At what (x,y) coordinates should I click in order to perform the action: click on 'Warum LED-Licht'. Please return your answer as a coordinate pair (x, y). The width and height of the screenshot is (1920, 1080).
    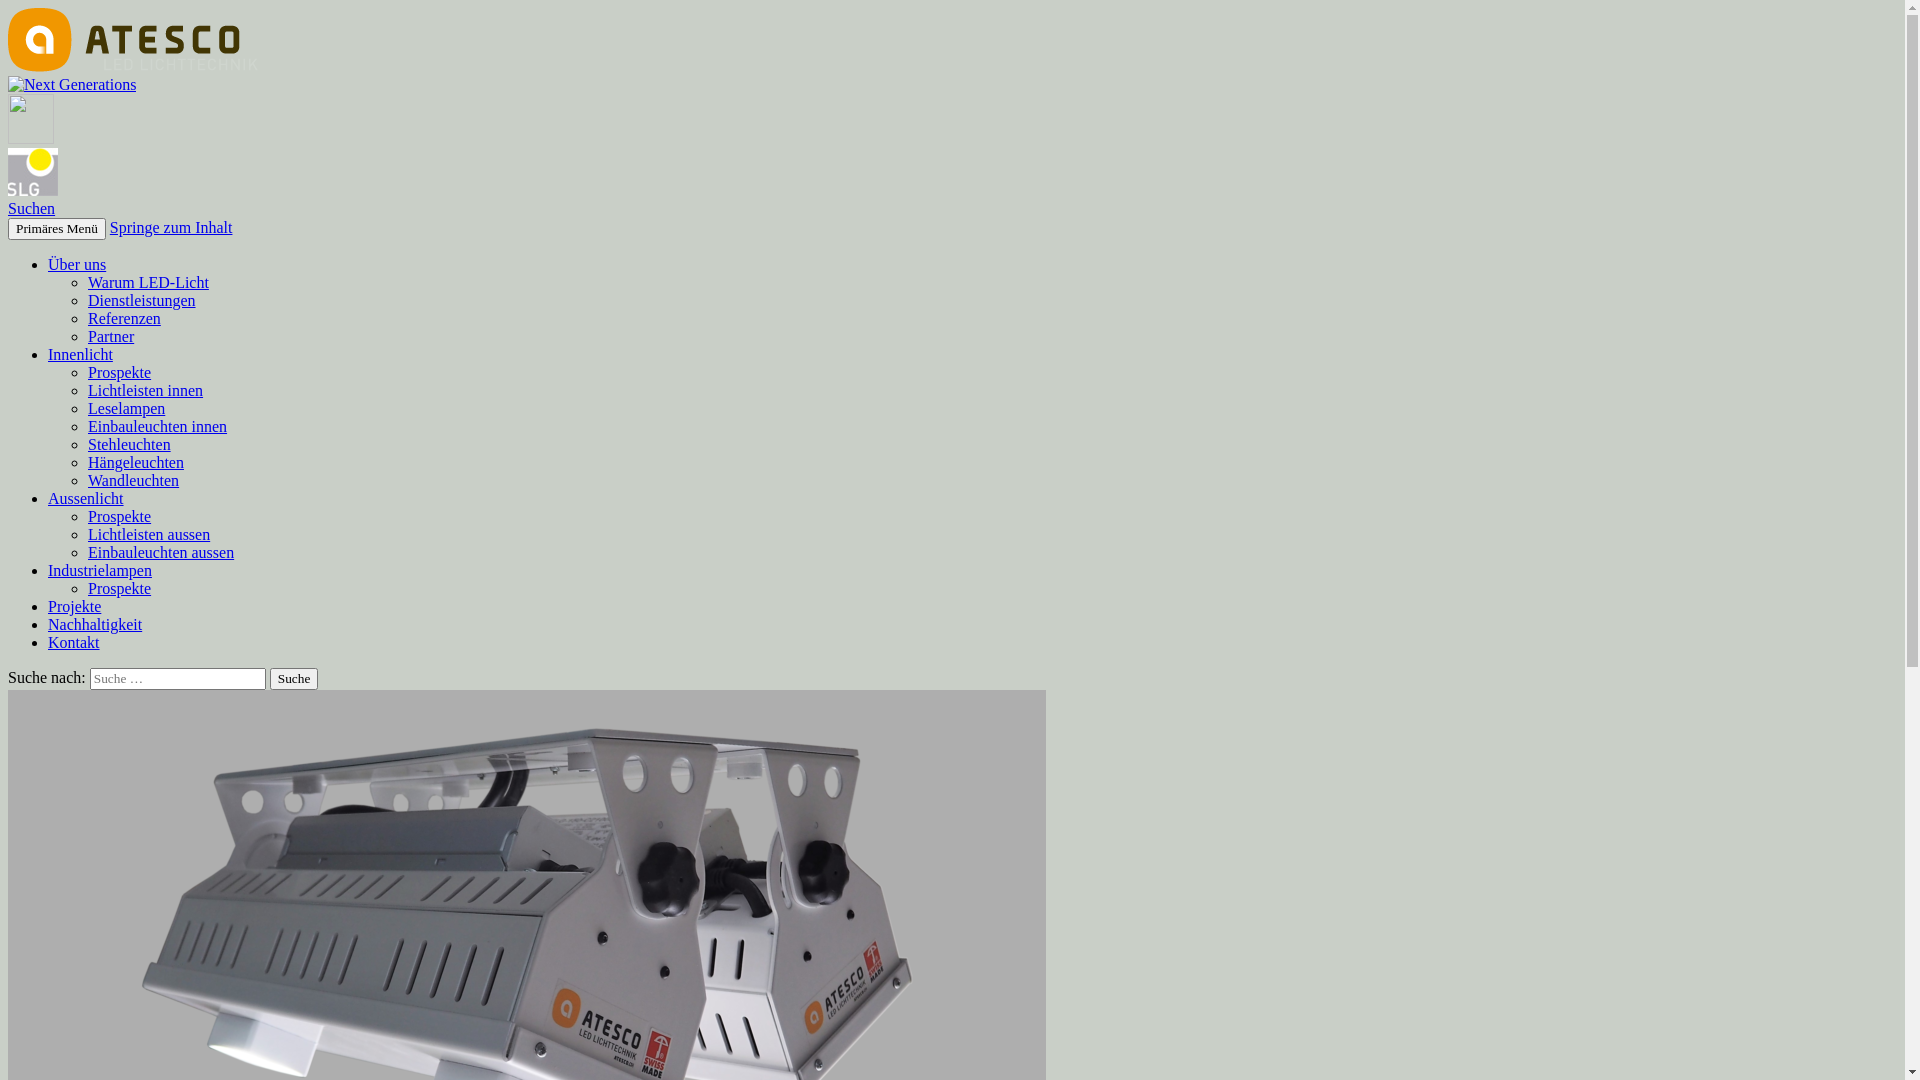
    Looking at the image, I should click on (147, 282).